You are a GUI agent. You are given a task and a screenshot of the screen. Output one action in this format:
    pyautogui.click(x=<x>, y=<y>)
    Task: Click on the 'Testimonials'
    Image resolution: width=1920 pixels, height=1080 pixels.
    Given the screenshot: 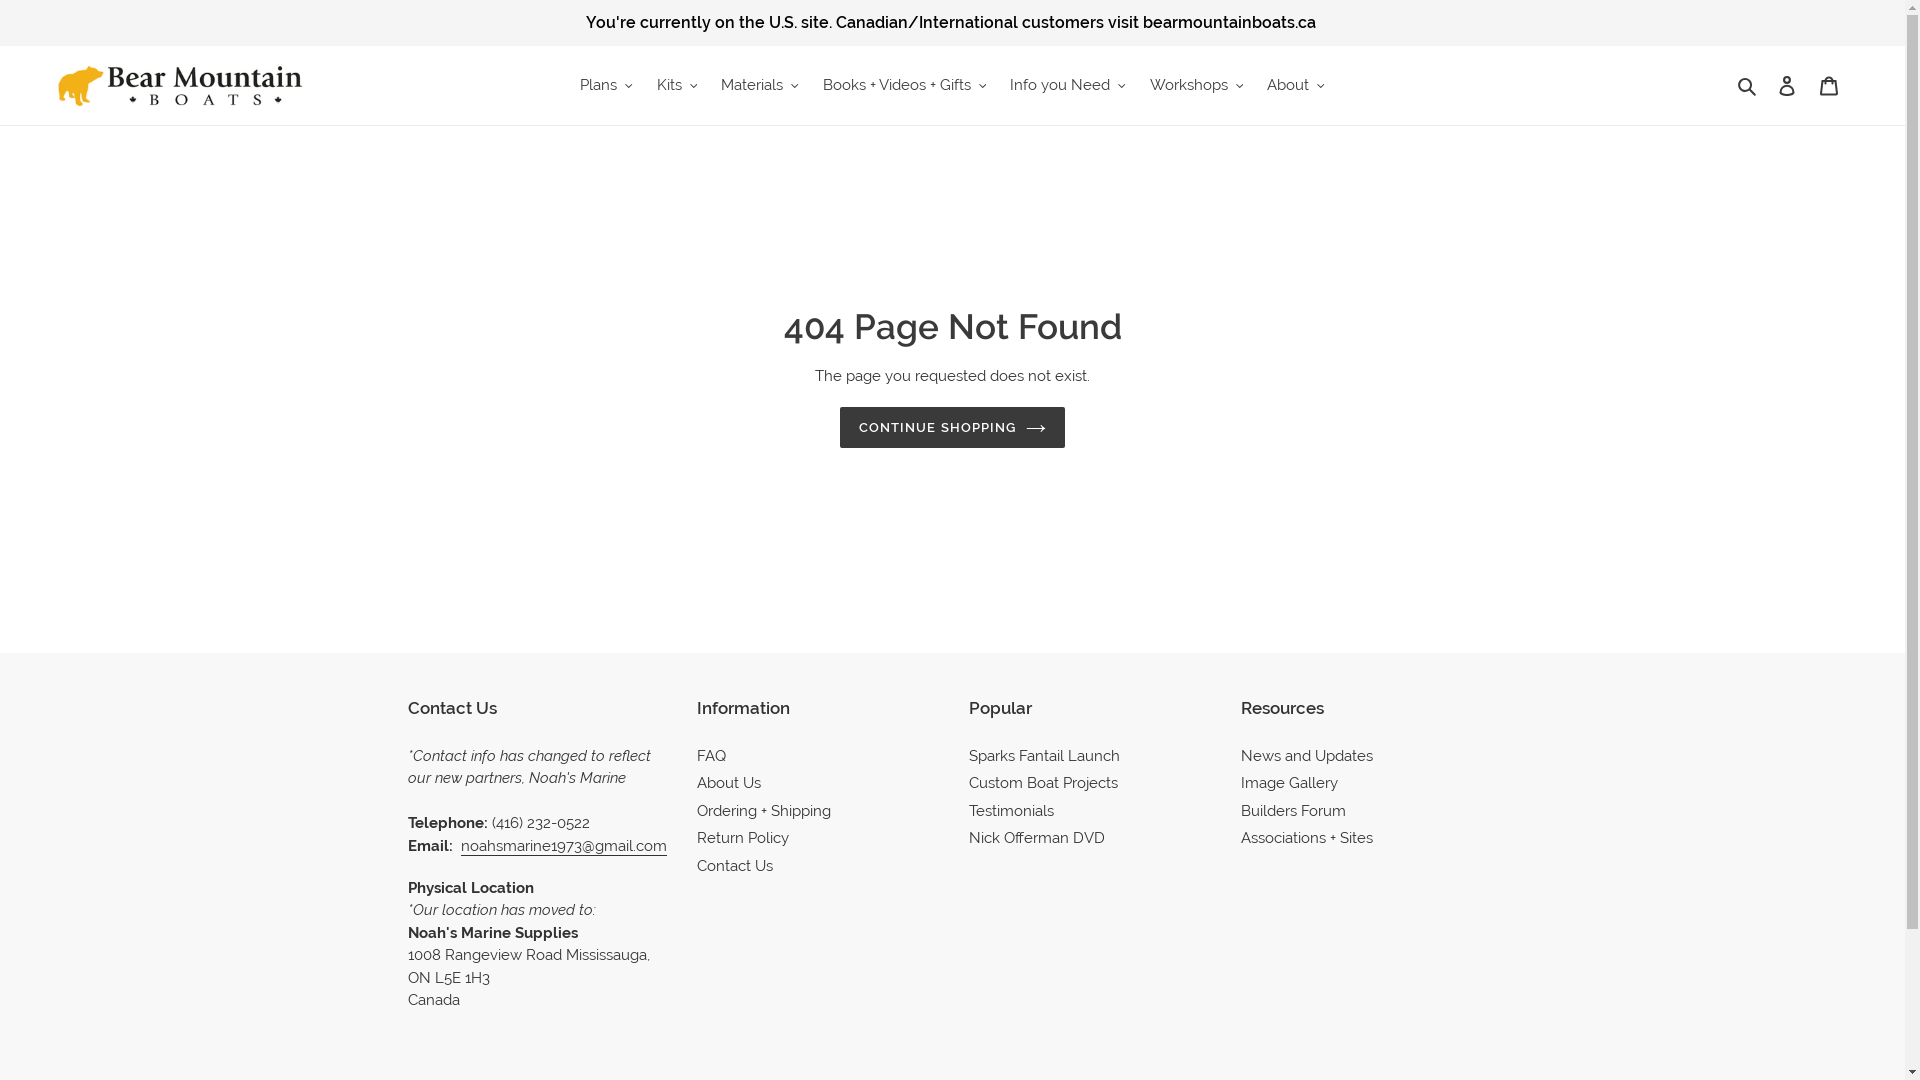 What is the action you would take?
    pyautogui.click(x=1011, y=810)
    